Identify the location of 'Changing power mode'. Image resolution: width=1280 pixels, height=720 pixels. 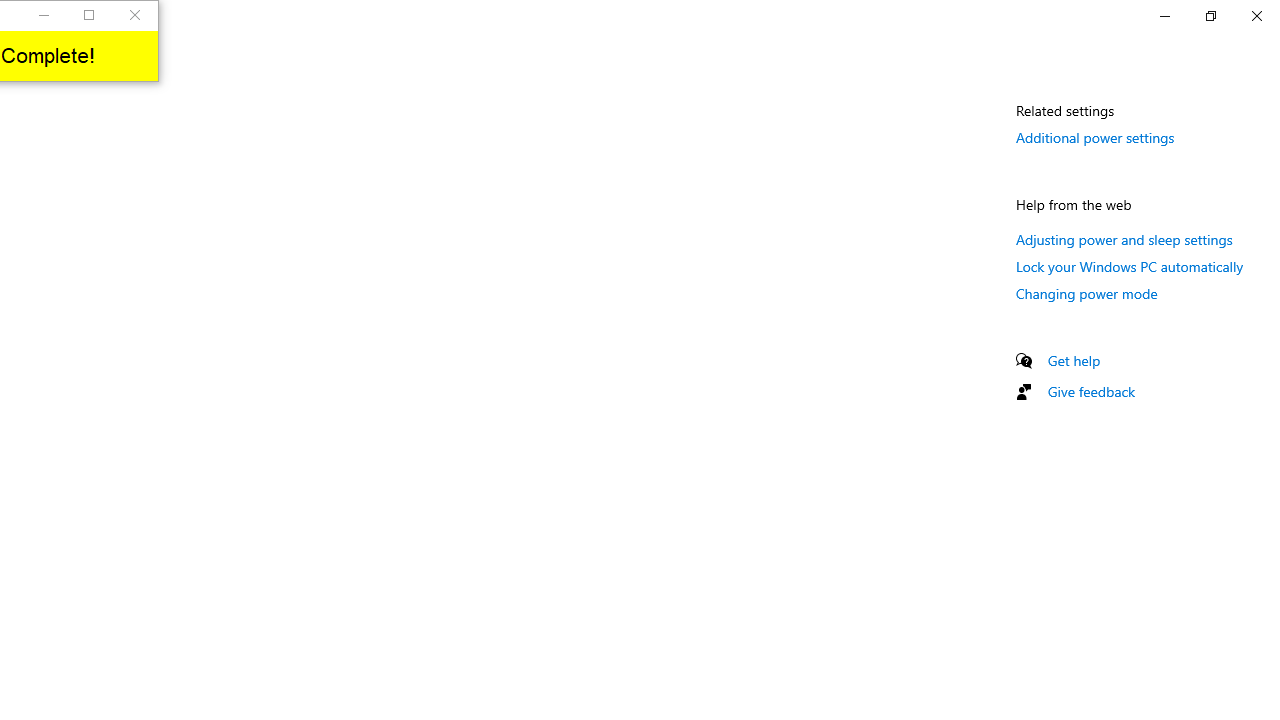
(1086, 293).